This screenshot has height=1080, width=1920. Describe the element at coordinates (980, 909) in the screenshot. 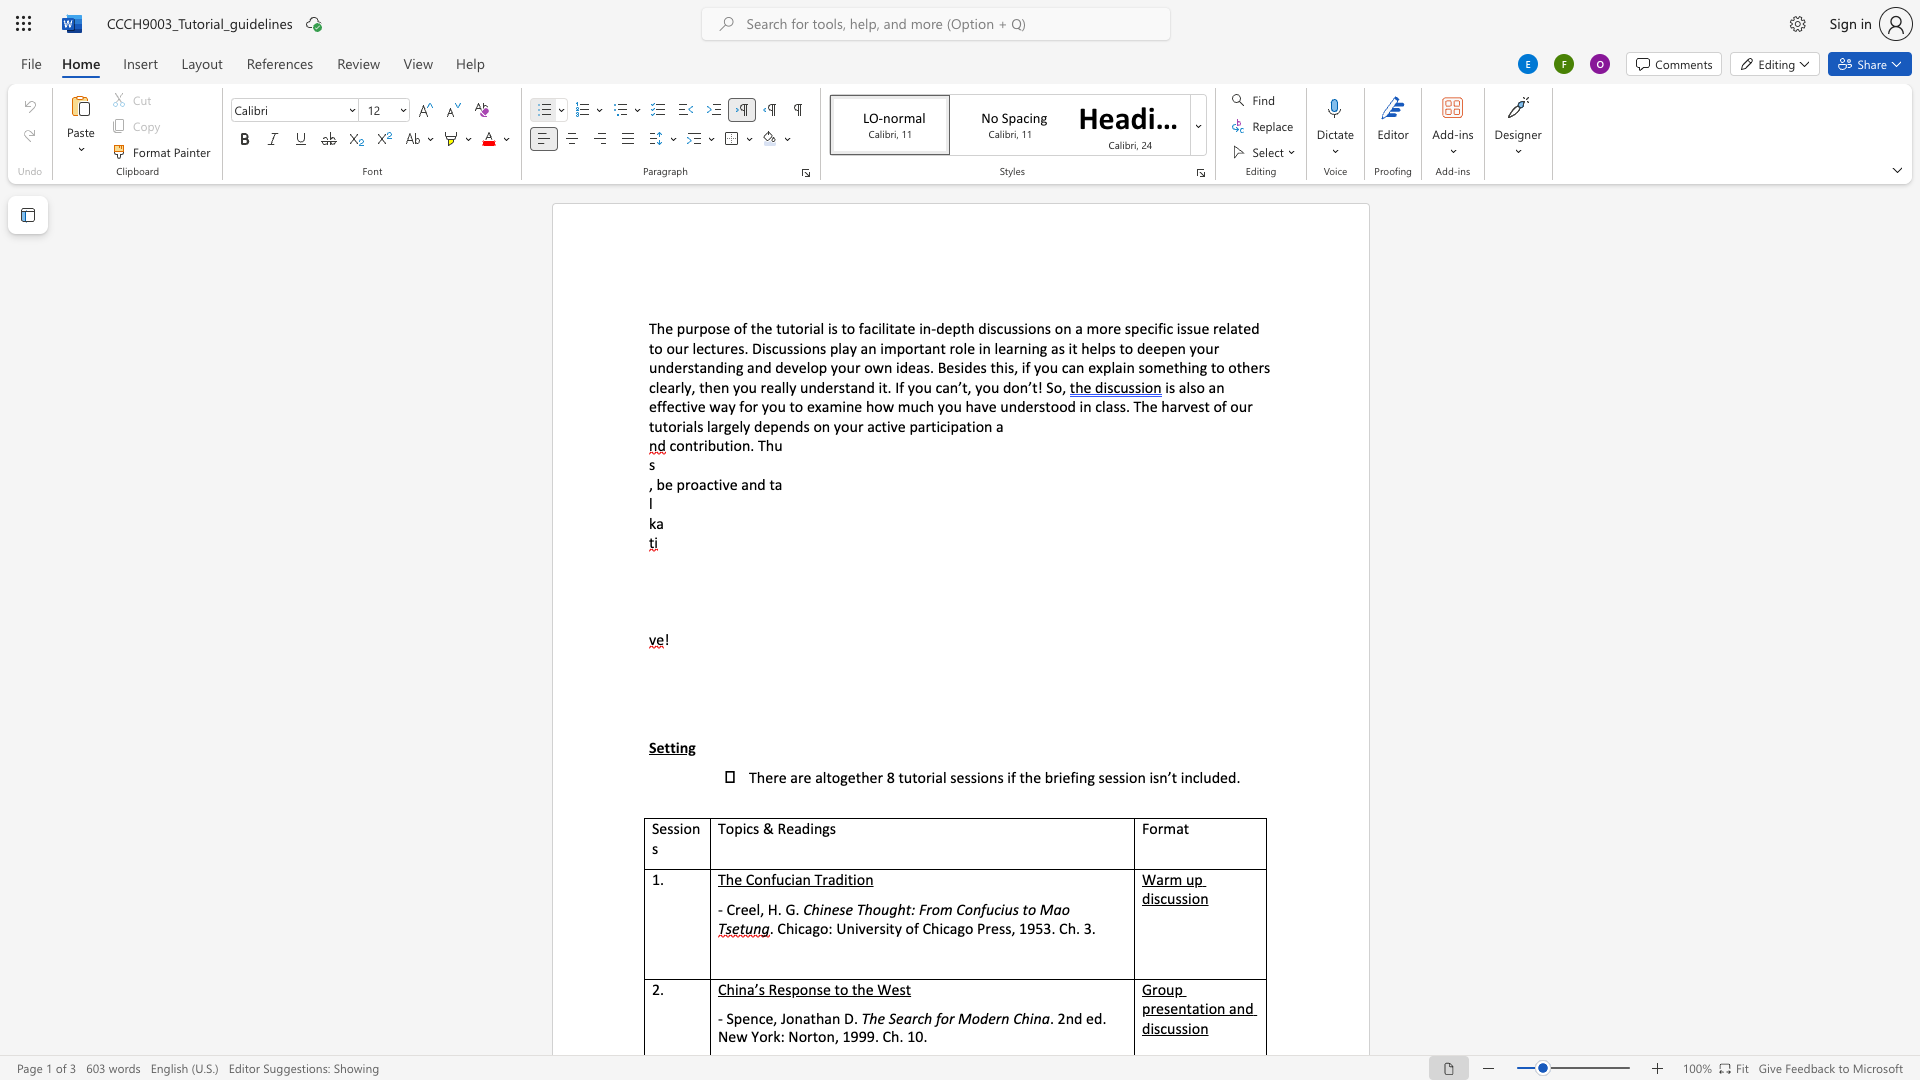

I see `the space between the continuous character "n" and "f" in the text` at that location.